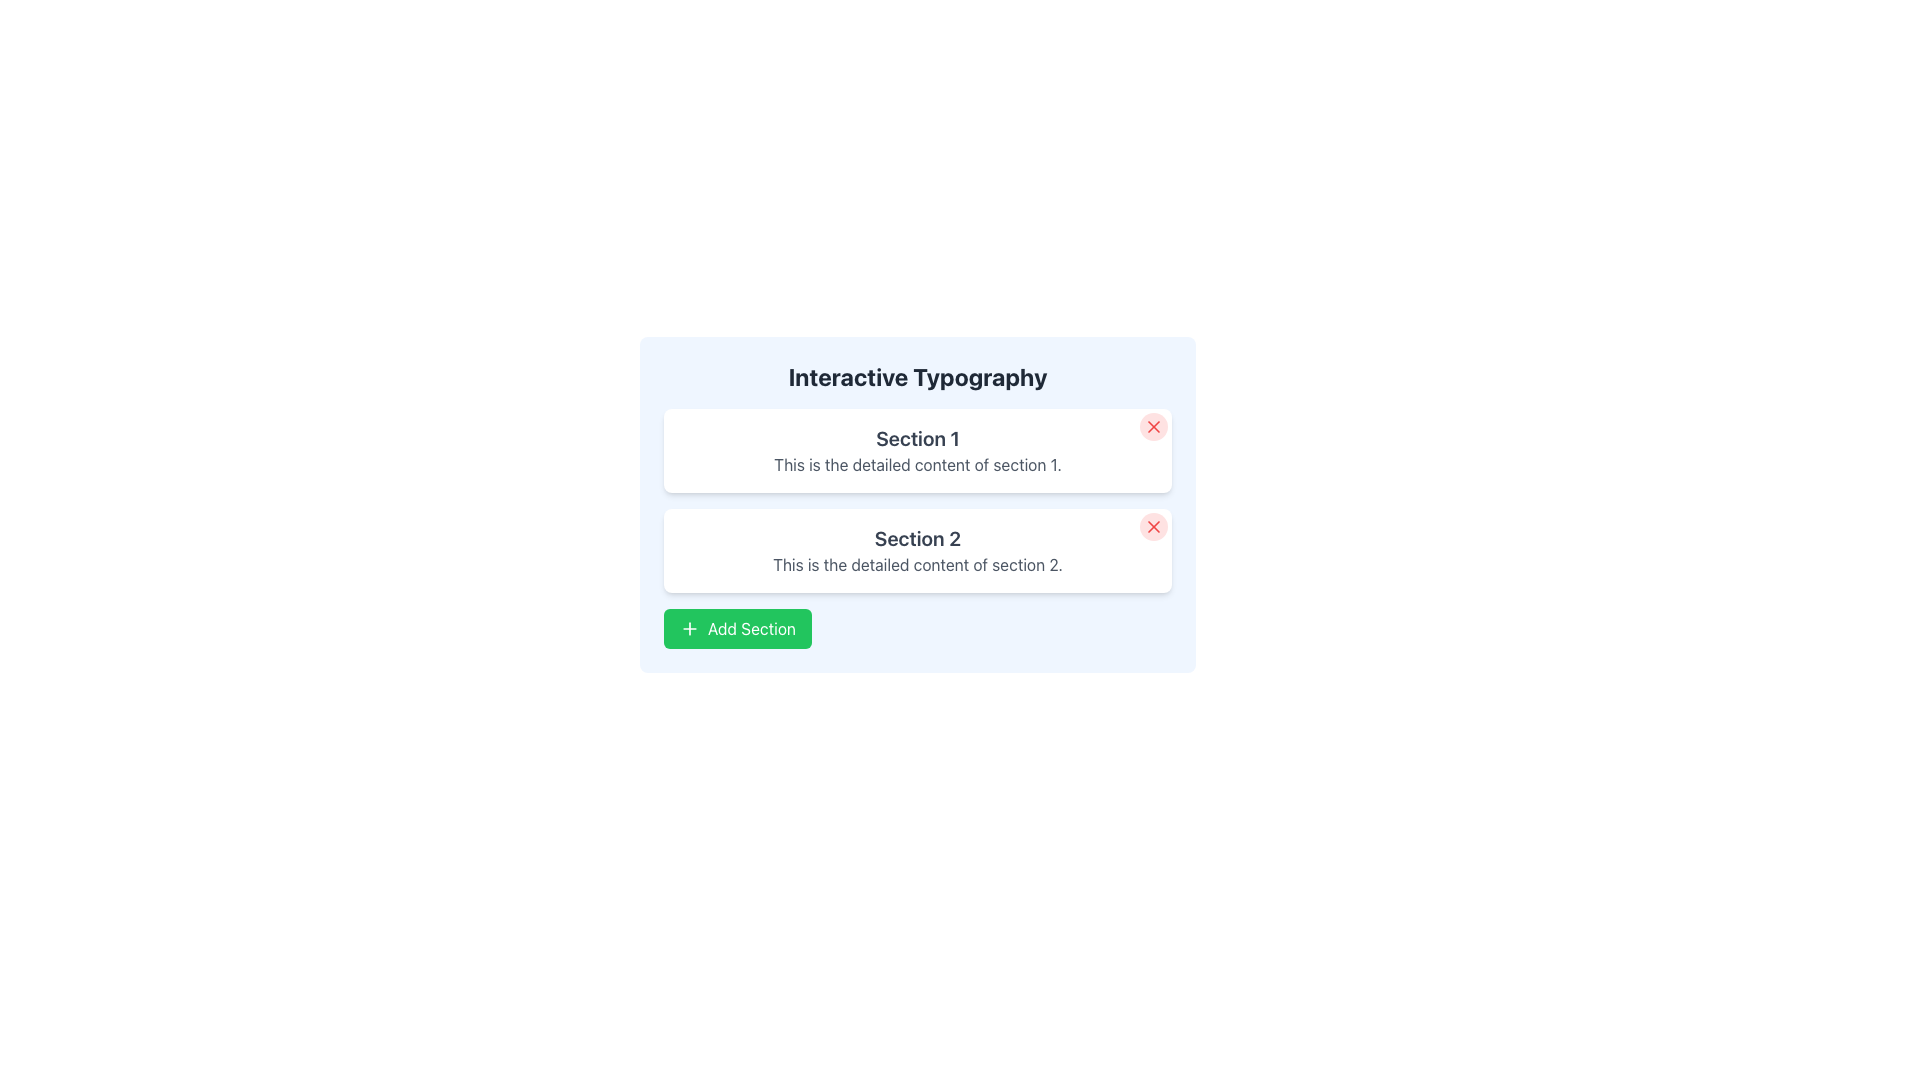 The height and width of the screenshot is (1080, 1920). I want to click on text of the heading that reads 'Section 2' which is styled in a large bold dark gray font and positioned above the detailed content description of Section 2, so click(916, 538).